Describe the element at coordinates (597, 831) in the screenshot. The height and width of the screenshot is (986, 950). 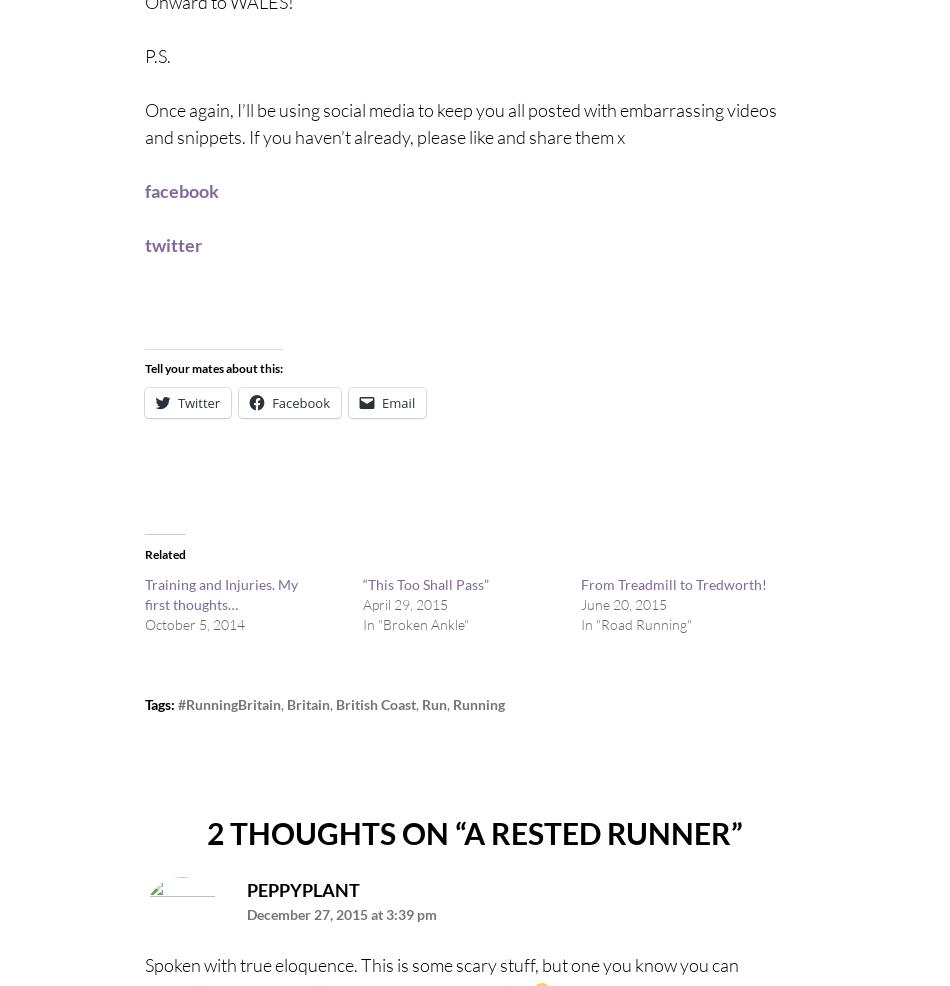
I see `'A Rested Runner'` at that location.